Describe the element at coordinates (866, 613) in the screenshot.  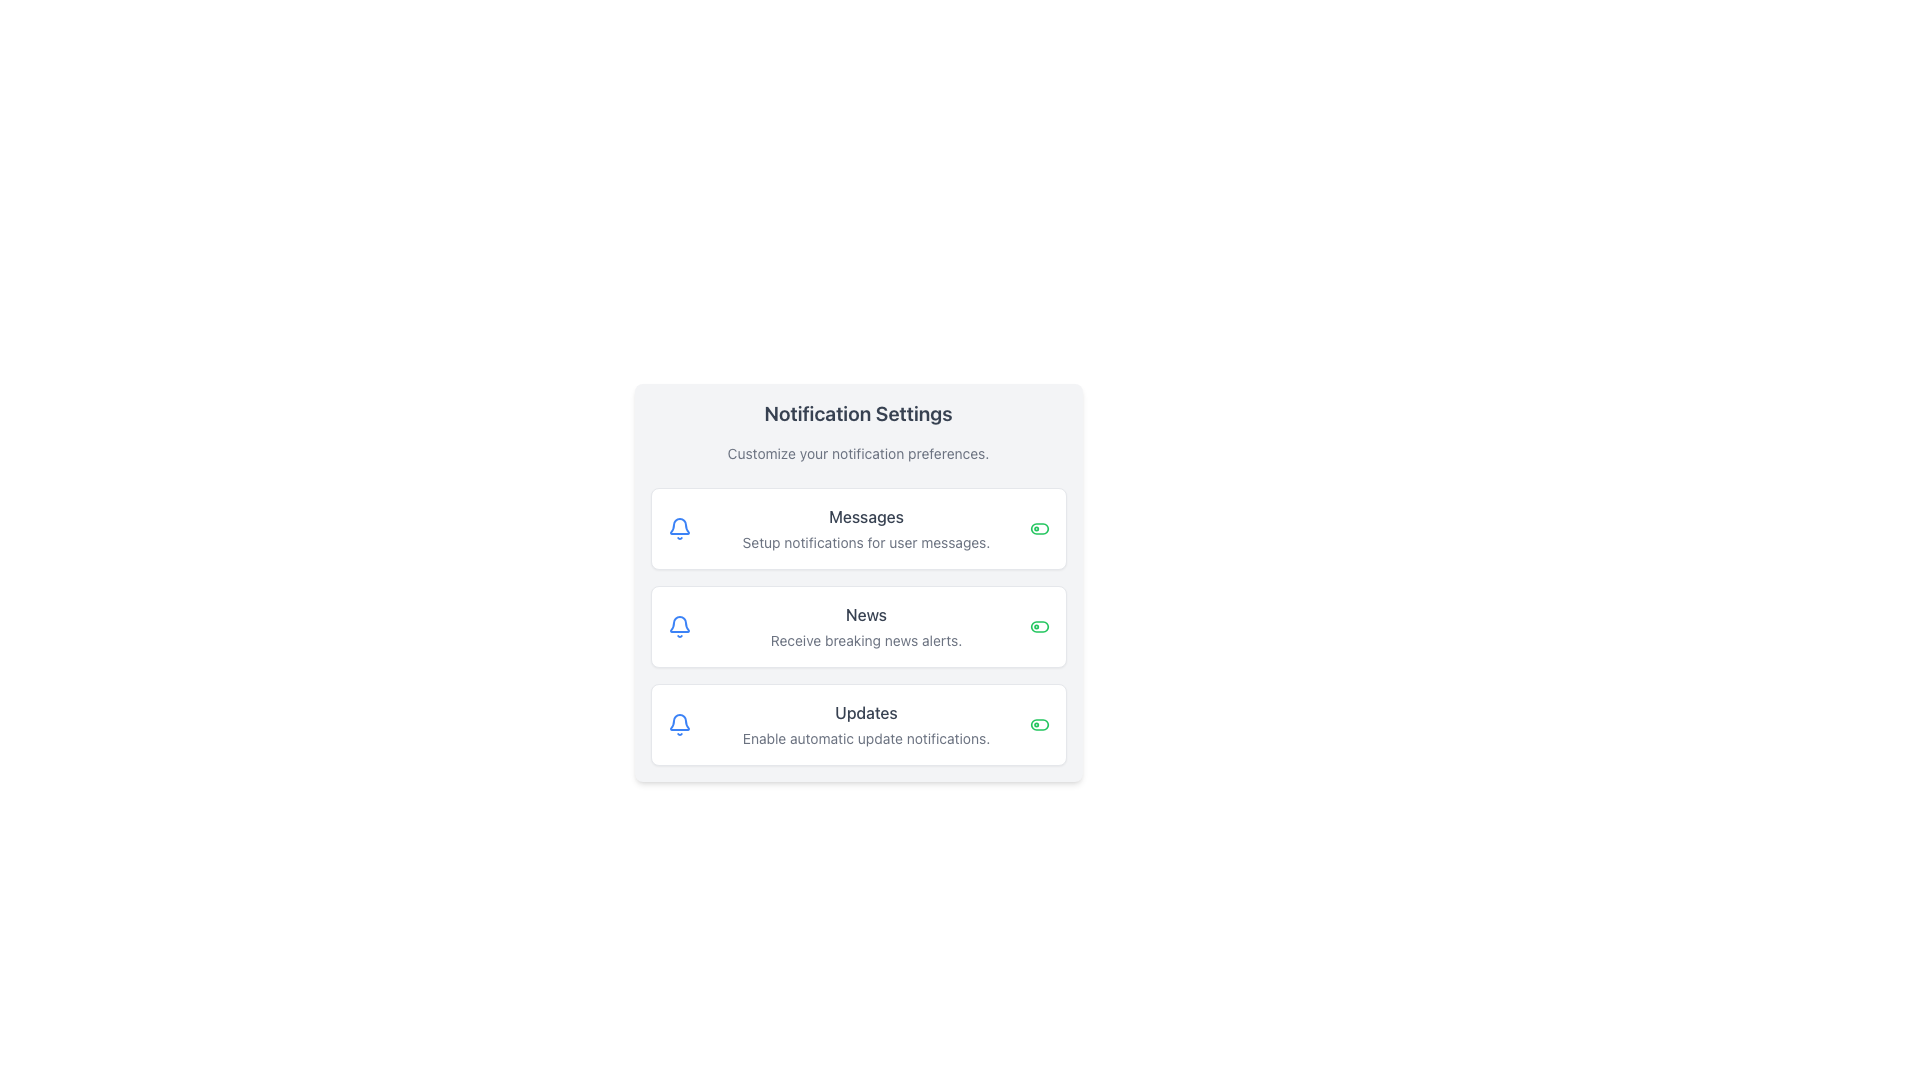
I see `the 'News' text label which is displayed in a medium-sized, bold gray font, positioned above a smaller descriptive text in the notification settings section` at that location.